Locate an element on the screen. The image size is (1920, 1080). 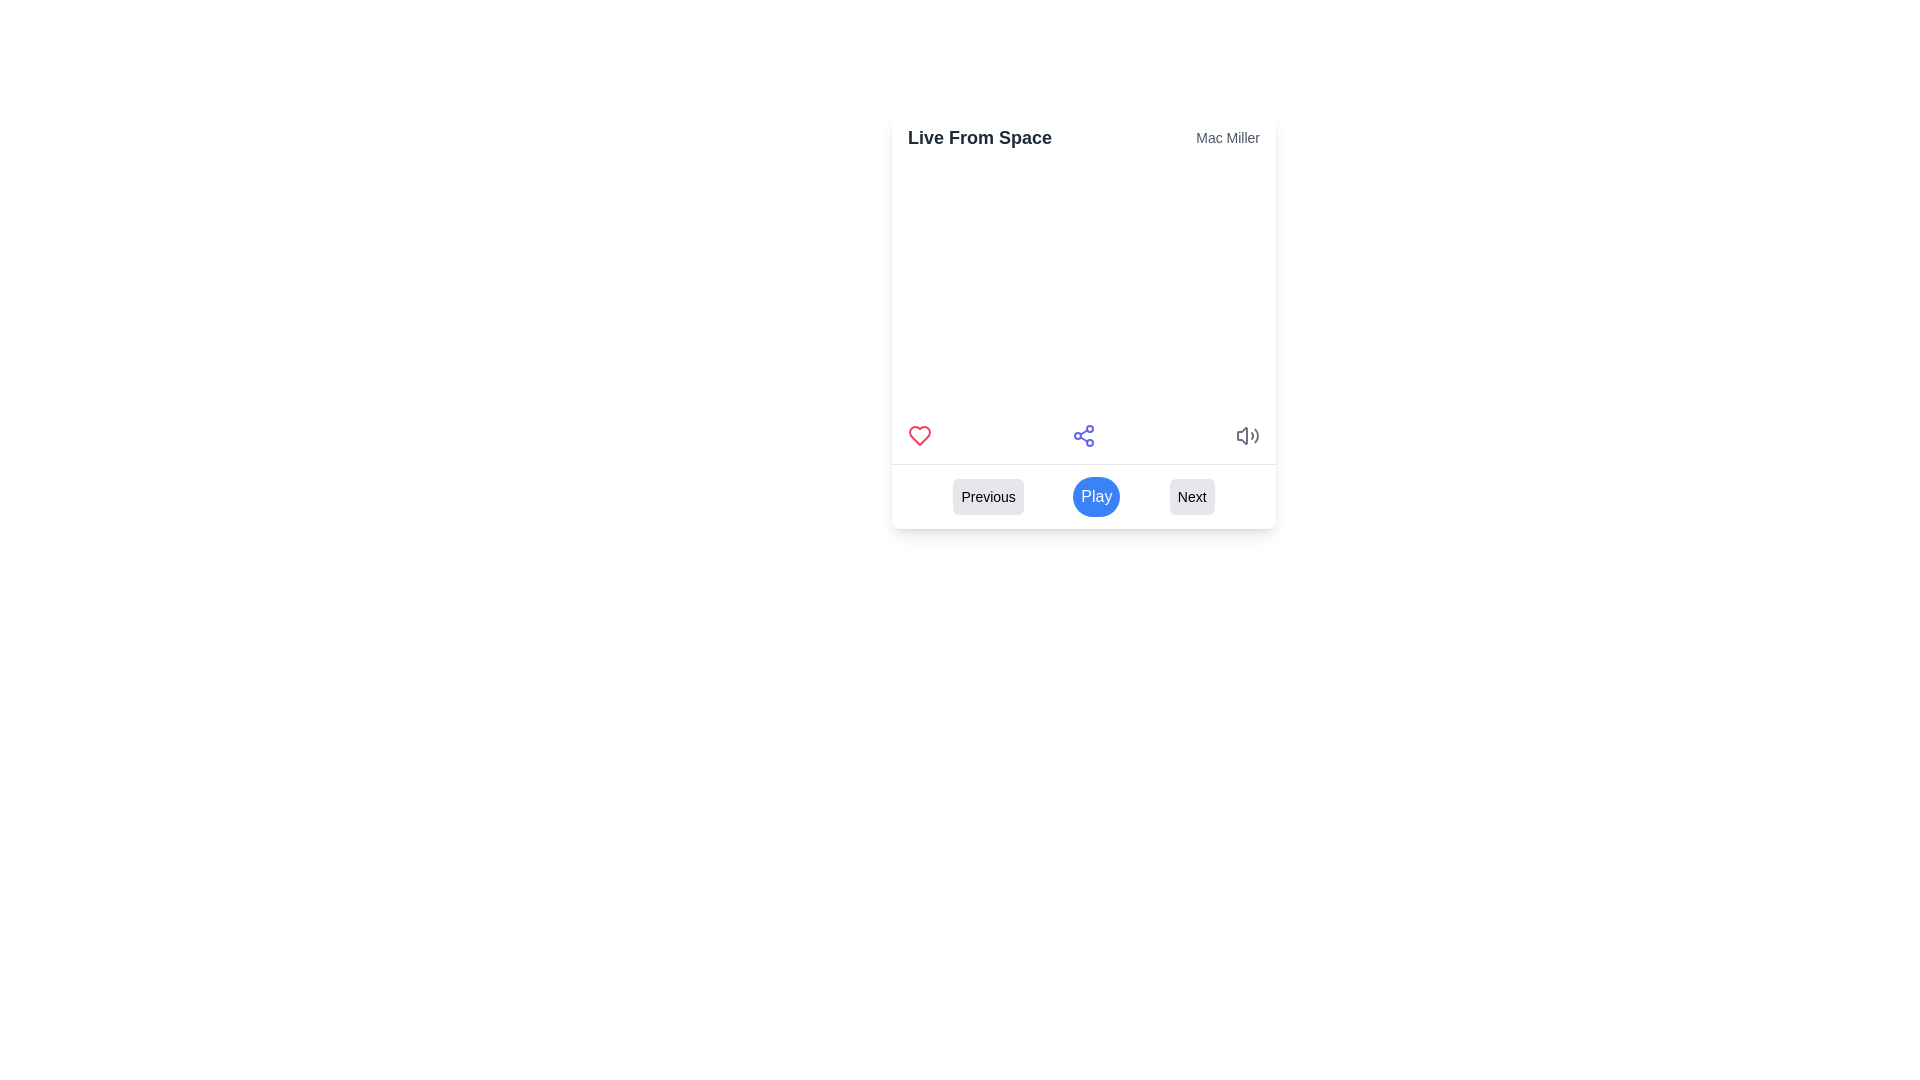
the decorative arc of the volume icon located at the bottom right of the main card is located at coordinates (1255, 434).